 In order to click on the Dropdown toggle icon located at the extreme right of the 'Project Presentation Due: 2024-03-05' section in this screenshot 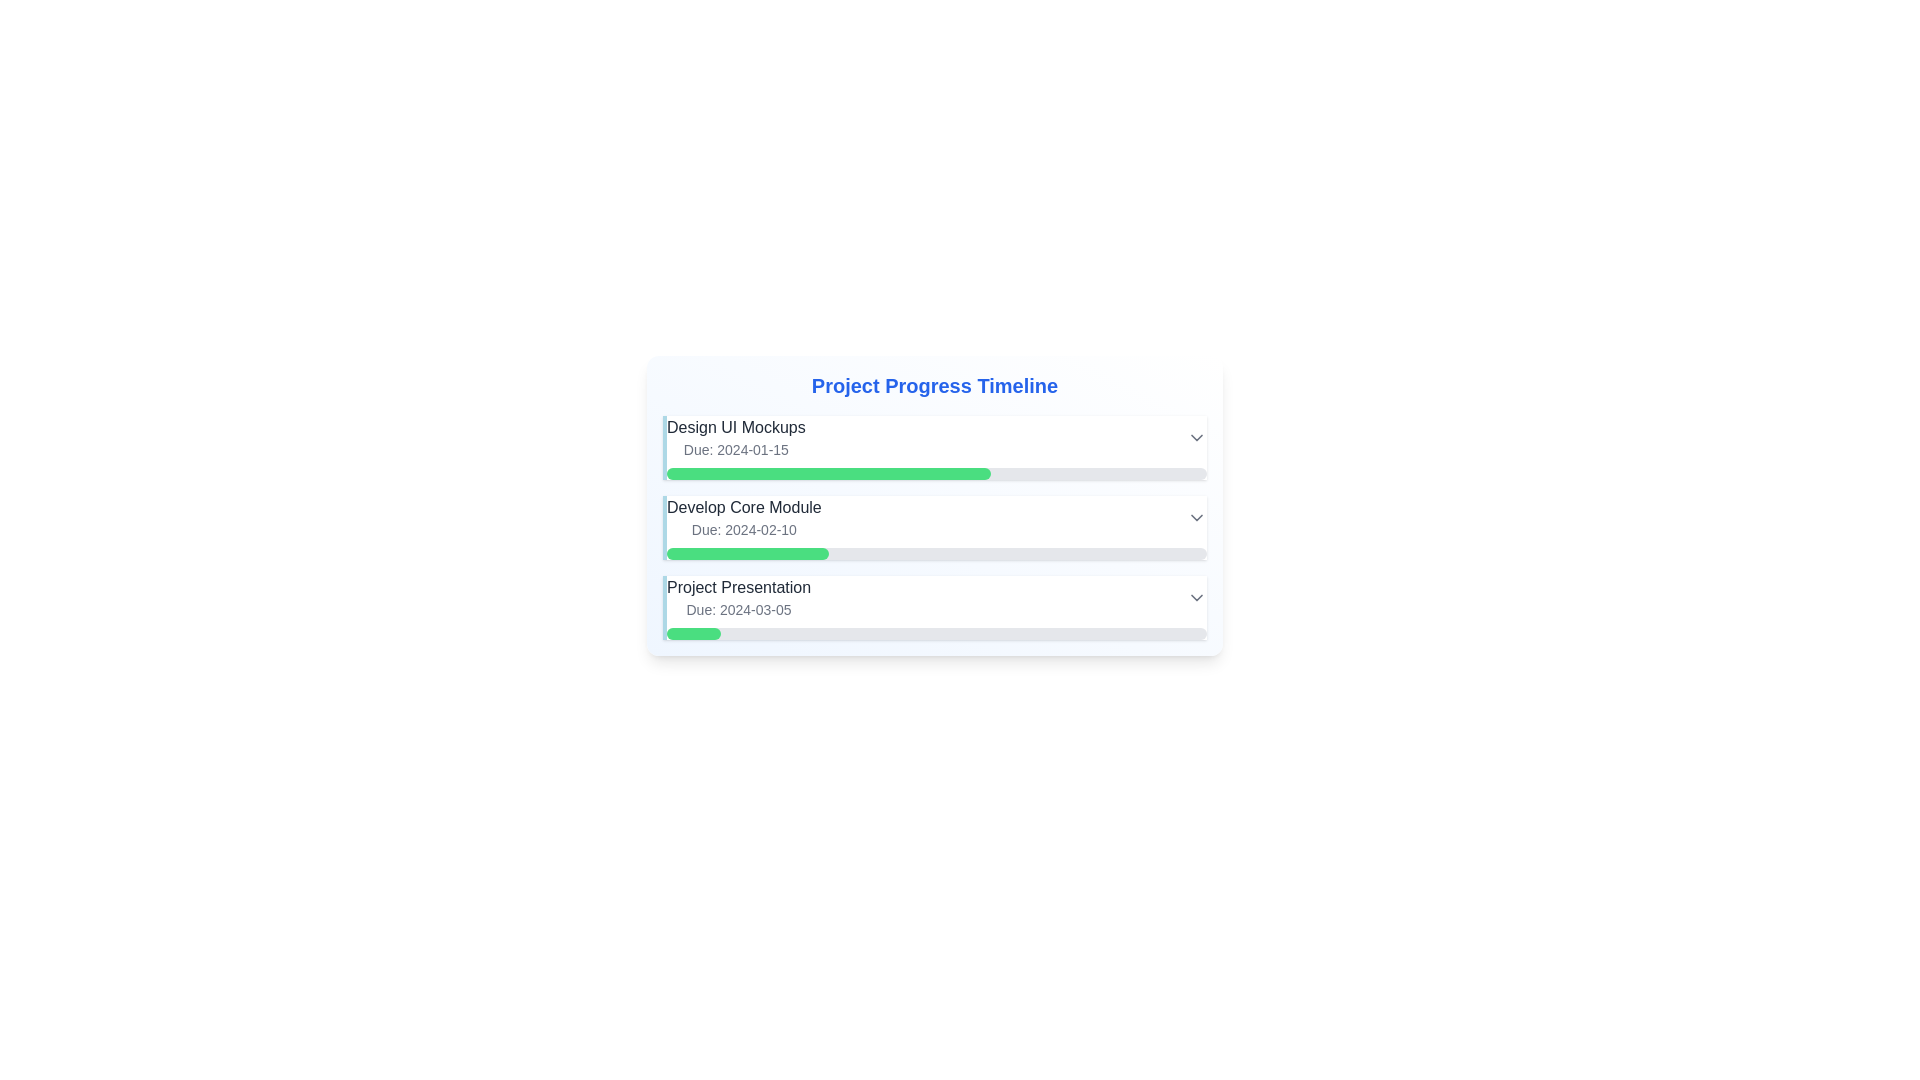, I will do `click(1196, 596)`.